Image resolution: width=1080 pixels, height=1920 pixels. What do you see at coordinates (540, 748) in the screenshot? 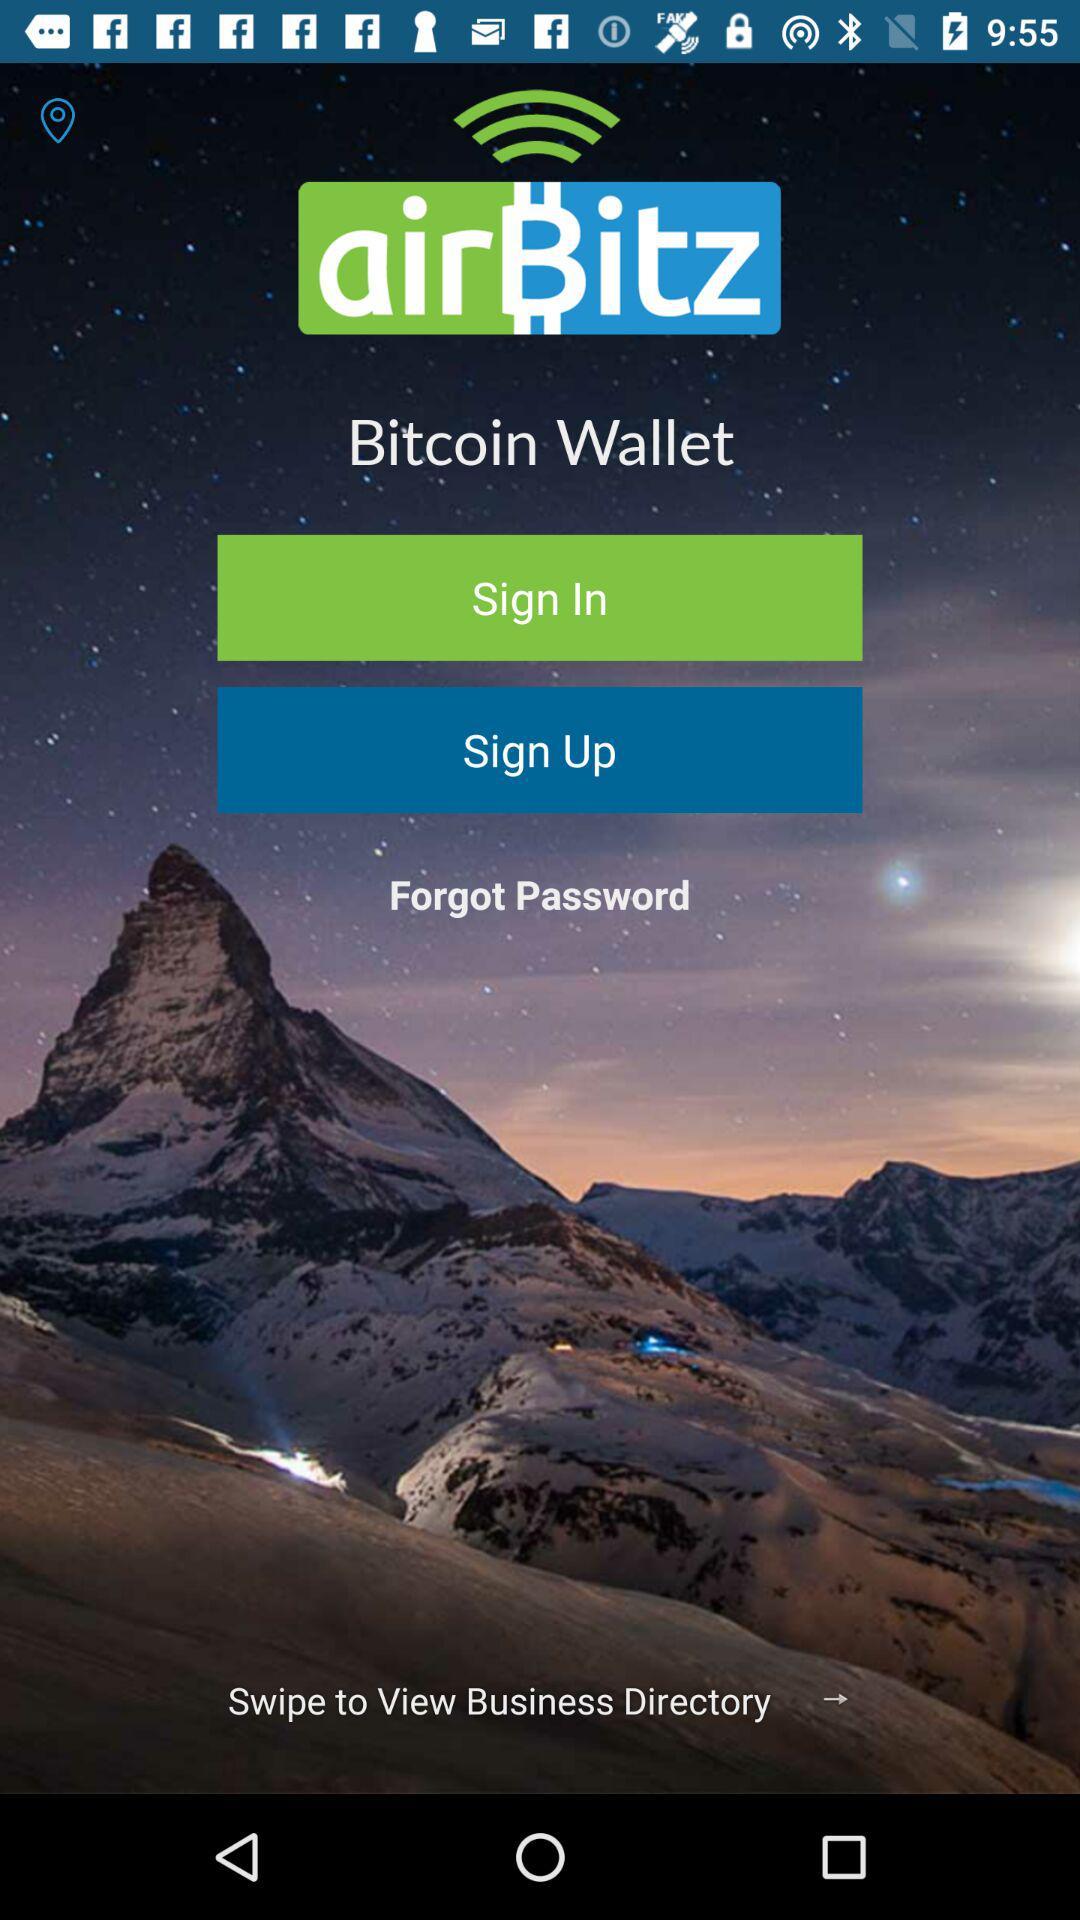
I see `the item below sign in icon` at bounding box center [540, 748].